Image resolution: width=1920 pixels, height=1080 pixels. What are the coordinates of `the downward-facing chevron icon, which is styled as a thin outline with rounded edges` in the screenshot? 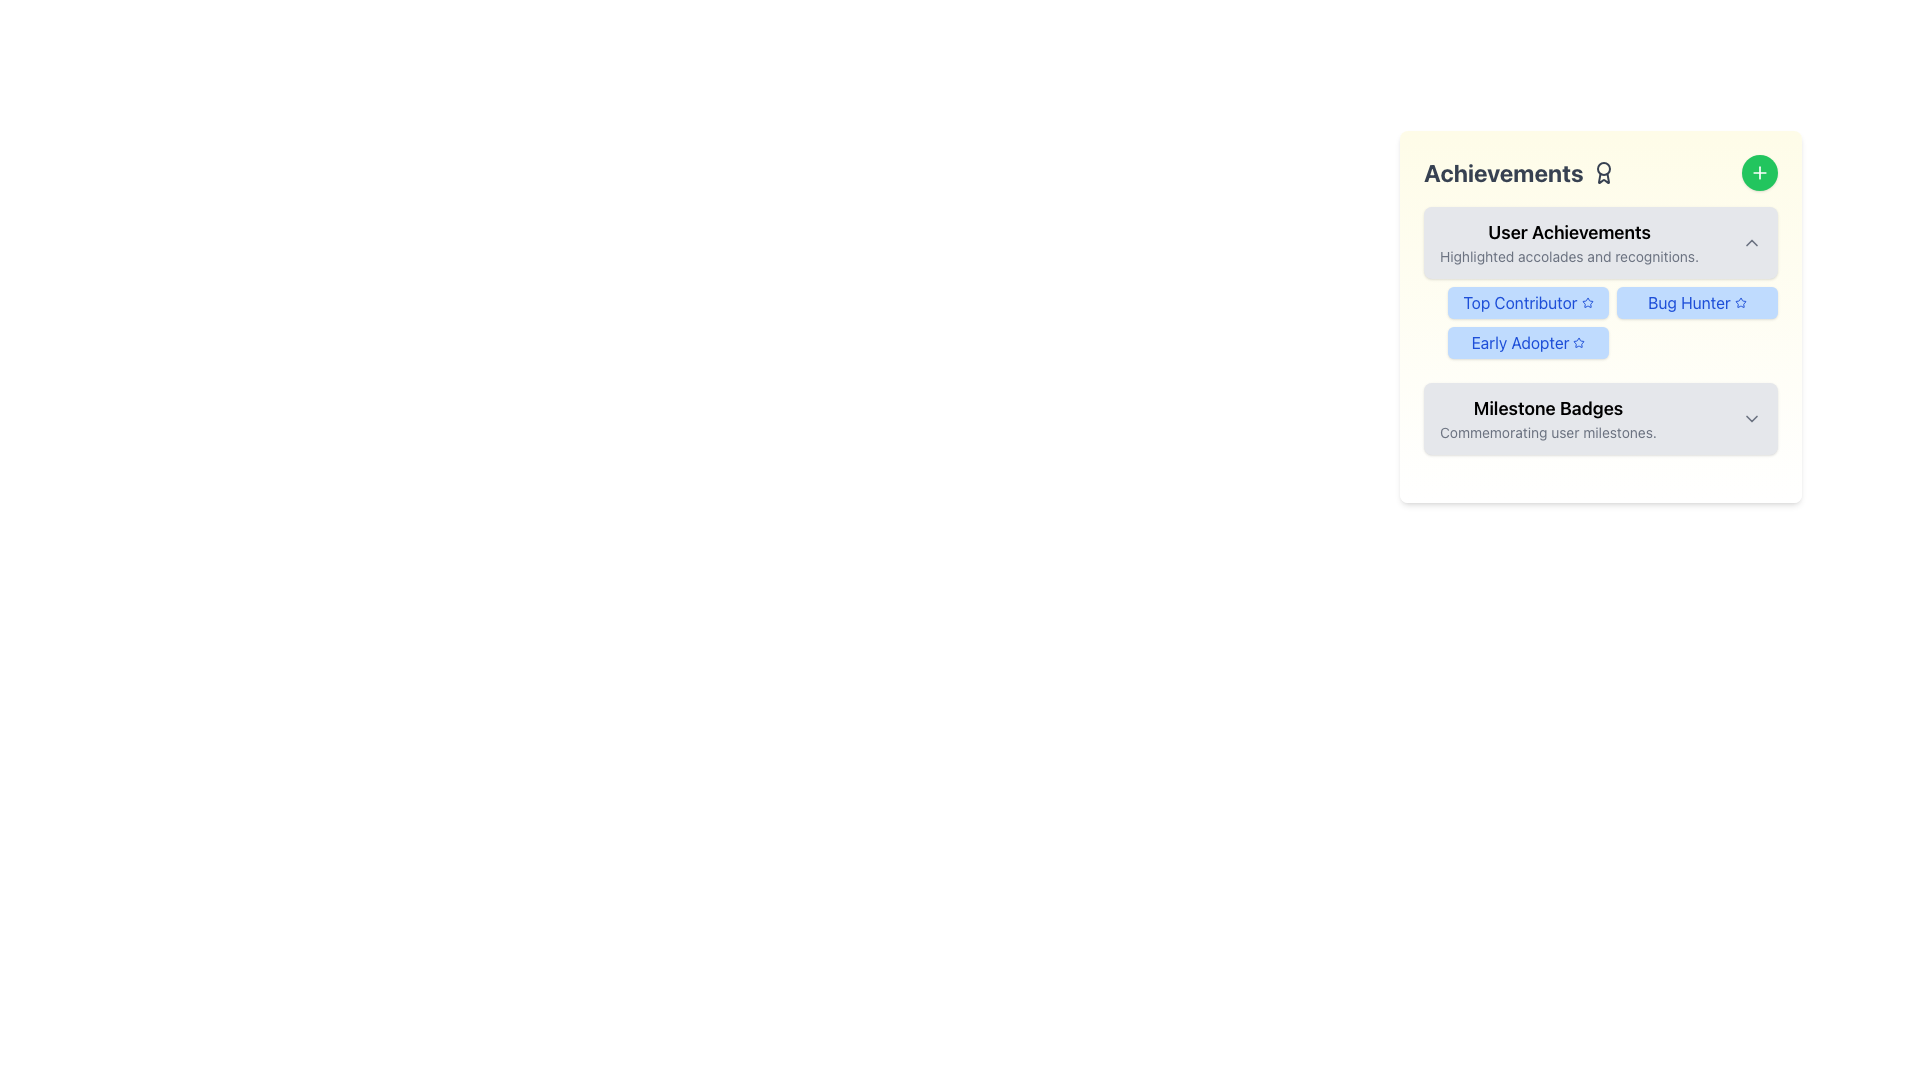 It's located at (1751, 418).